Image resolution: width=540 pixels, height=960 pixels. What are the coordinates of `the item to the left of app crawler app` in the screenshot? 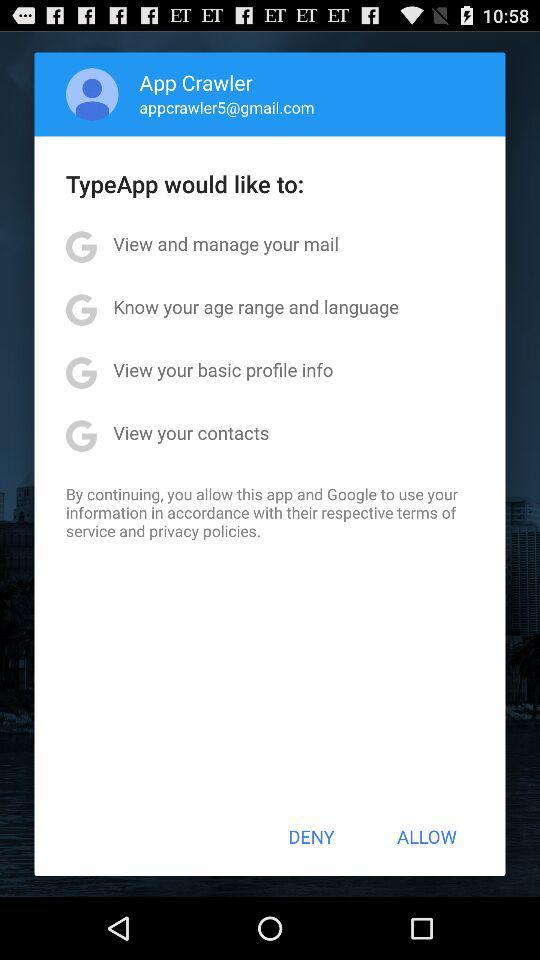 It's located at (91, 94).